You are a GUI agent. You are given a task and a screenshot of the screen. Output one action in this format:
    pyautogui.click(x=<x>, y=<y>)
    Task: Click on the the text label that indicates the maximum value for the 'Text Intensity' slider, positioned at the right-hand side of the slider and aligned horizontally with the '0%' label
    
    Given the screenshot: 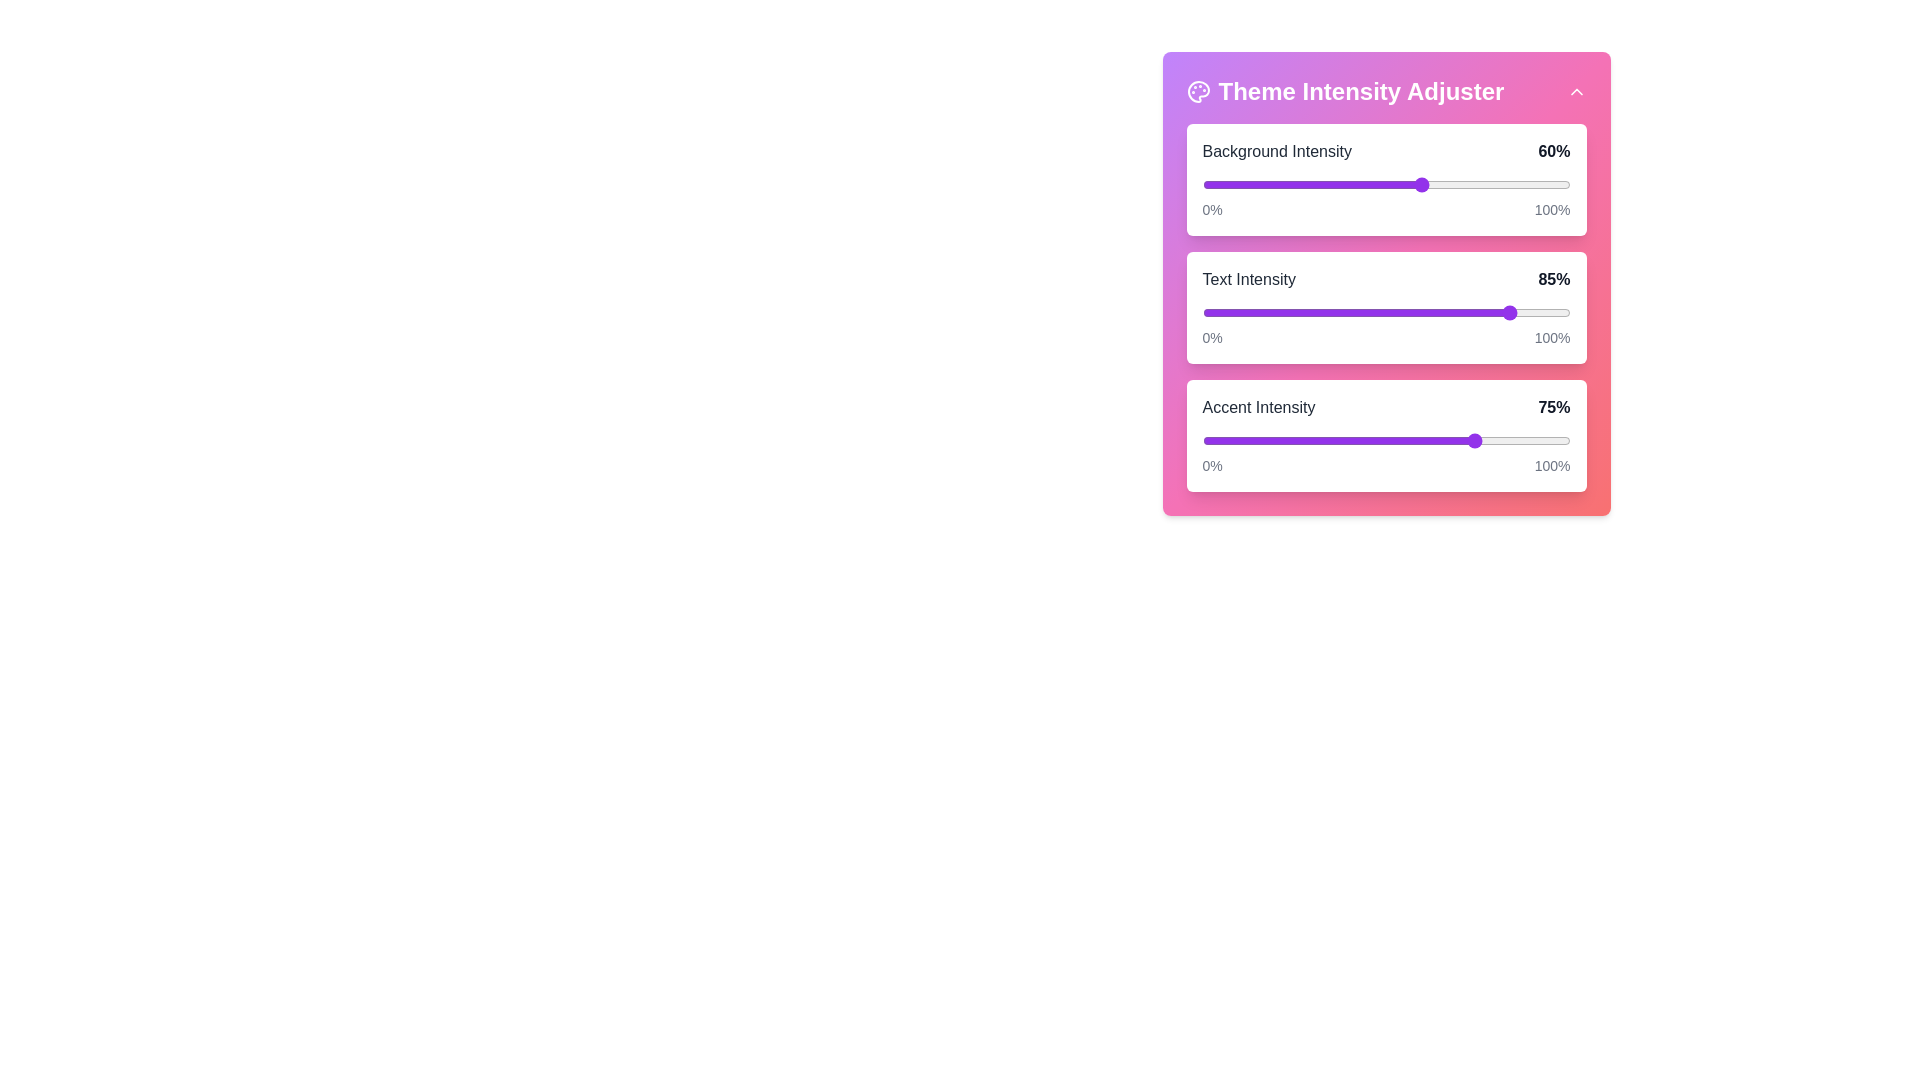 What is the action you would take?
    pyautogui.click(x=1551, y=337)
    